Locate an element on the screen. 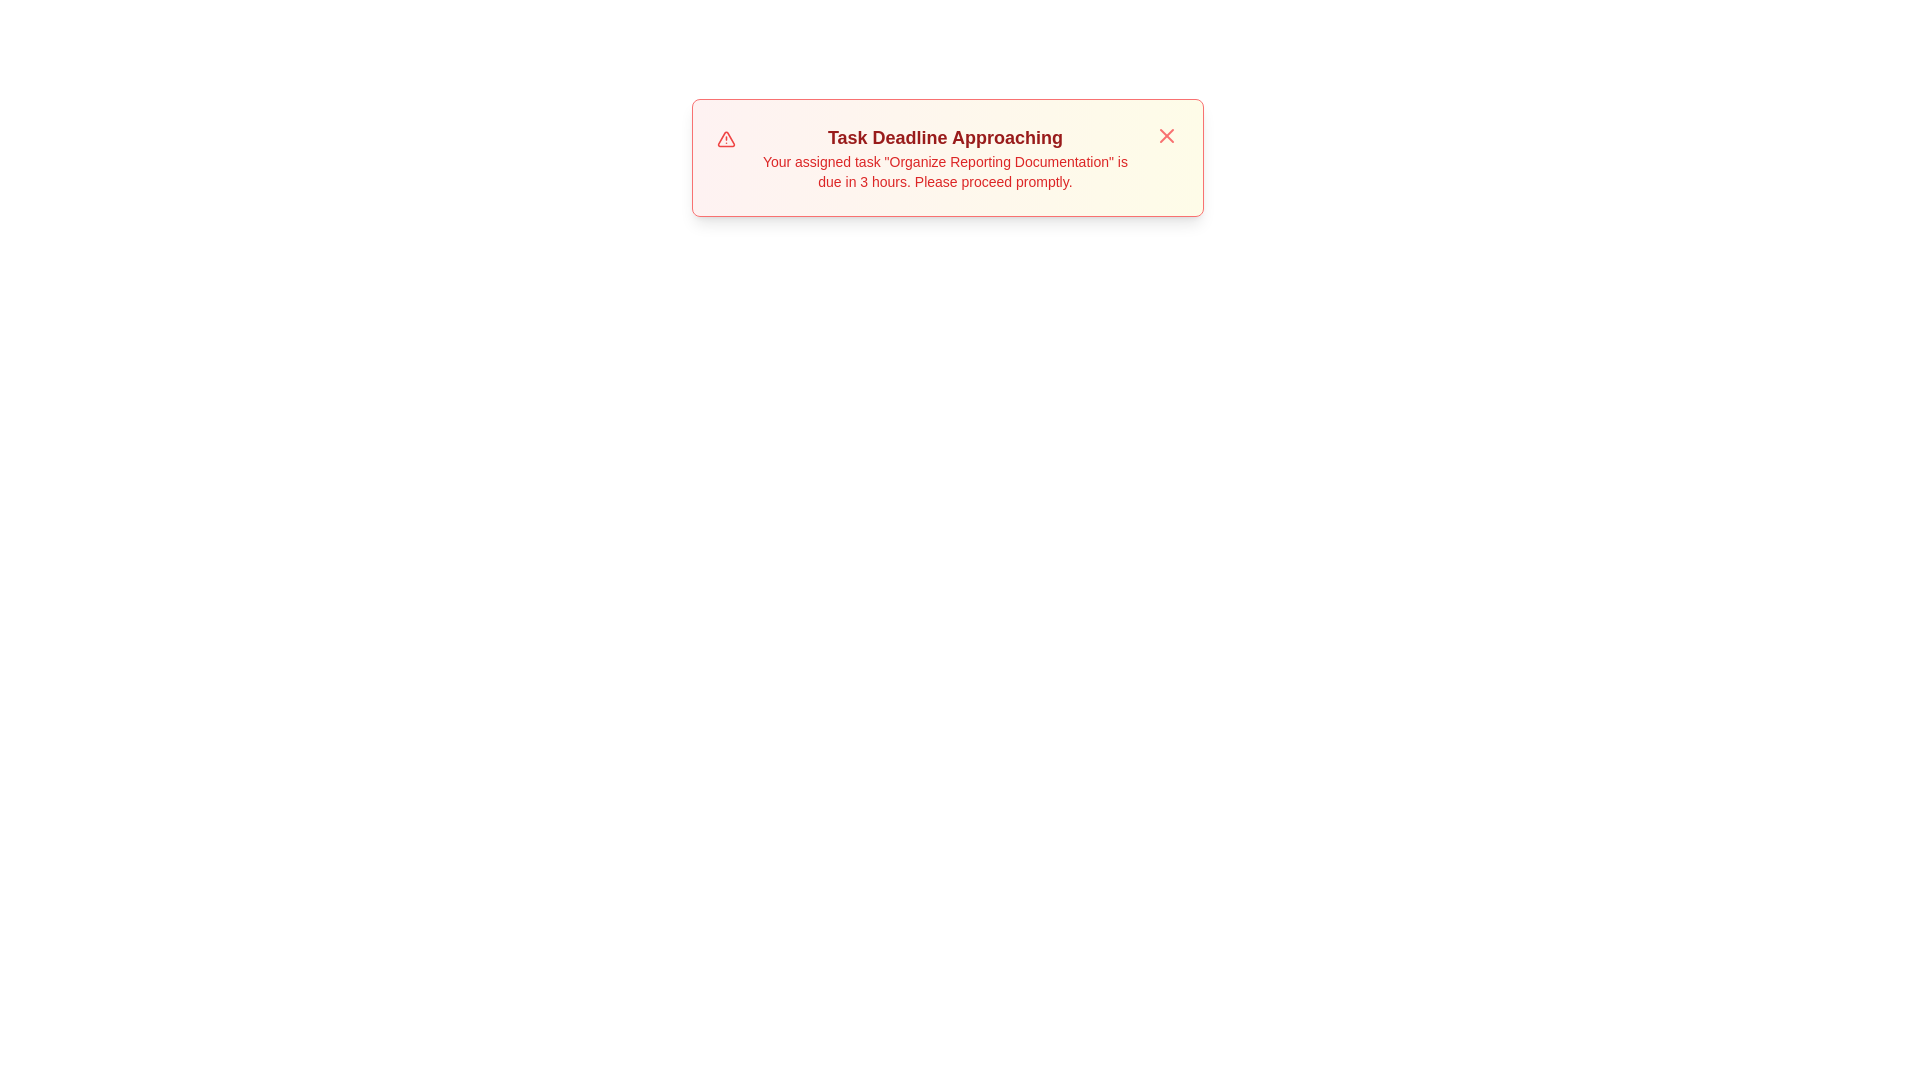 The height and width of the screenshot is (1080, 1920). the warning icon located at the top-left corner of the notification card, which is visually signifying a warning or alert is located at coordinates (725, 138).